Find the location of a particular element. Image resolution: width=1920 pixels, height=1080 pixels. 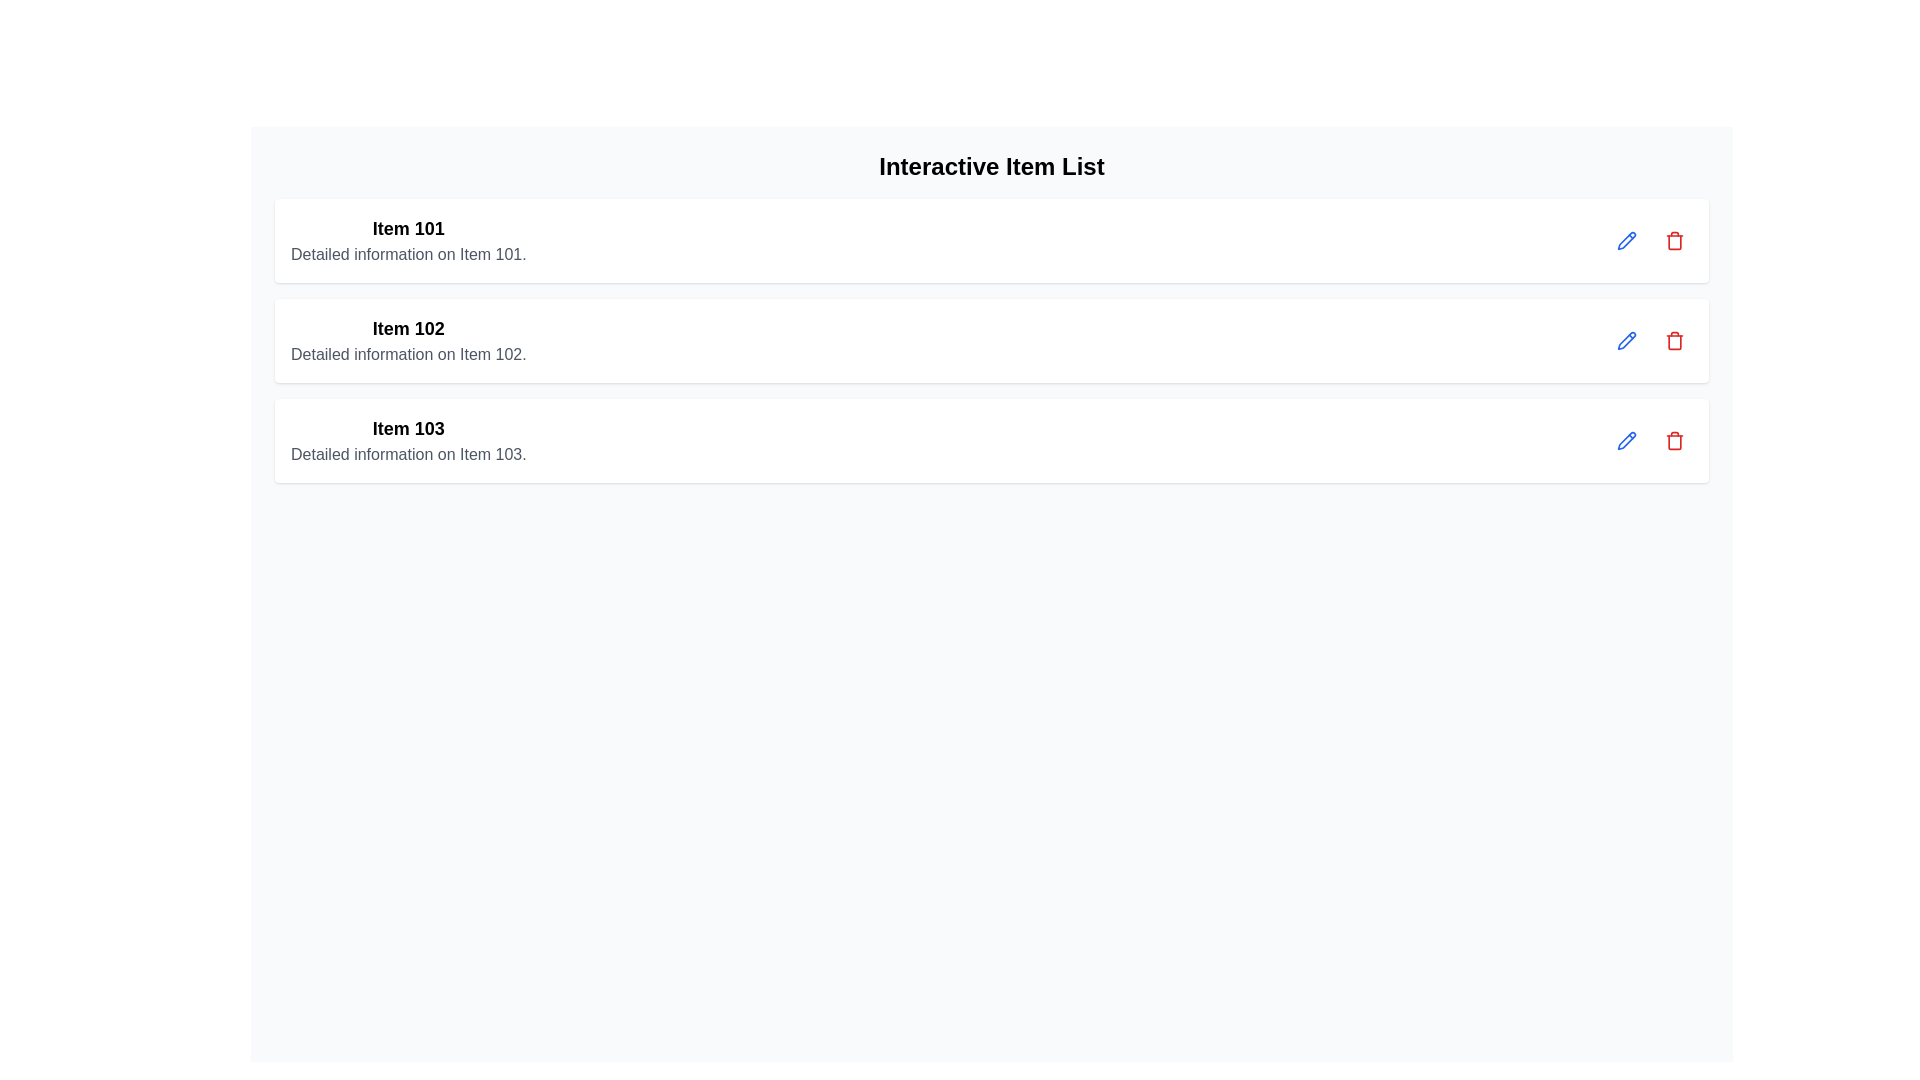

the informational card displaying details for 'Item 102', which is the second item in a vertical list of similar elements is located at coordinates (407, 339).